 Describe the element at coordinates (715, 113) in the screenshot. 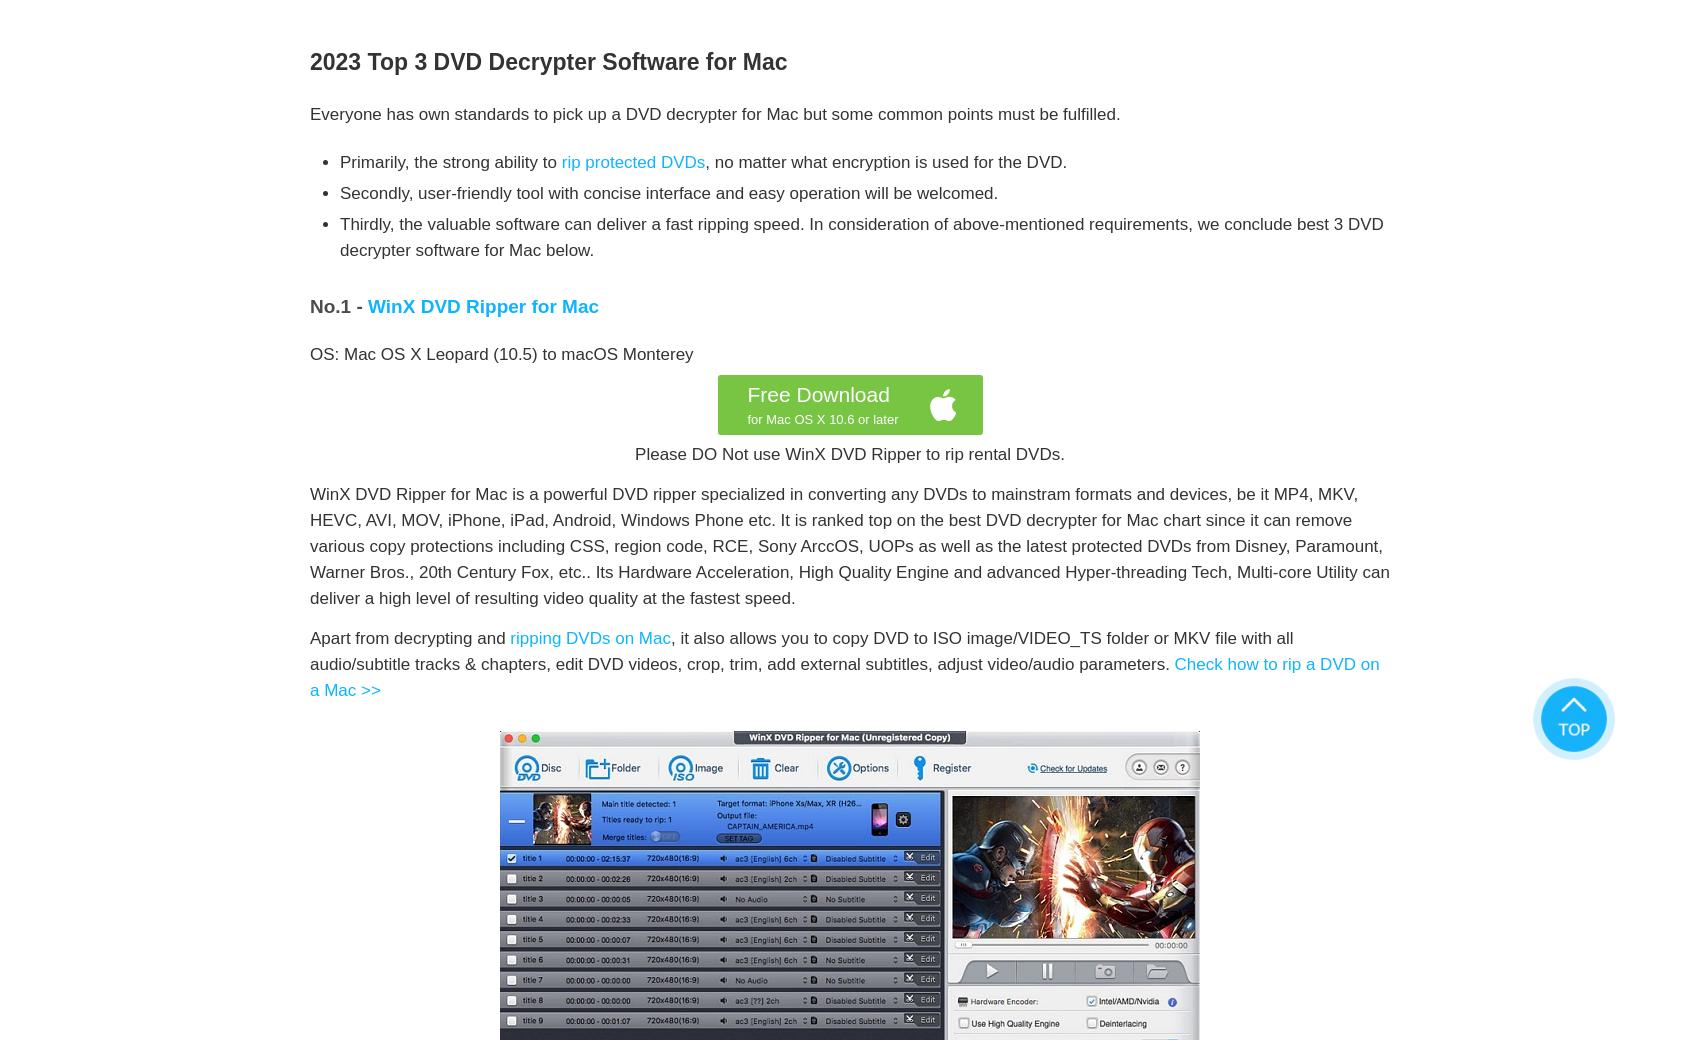

I see `'Everyone has own standards to pick up a DVD decrypter for Mac but some common points must be fulfilled.'` at that location.